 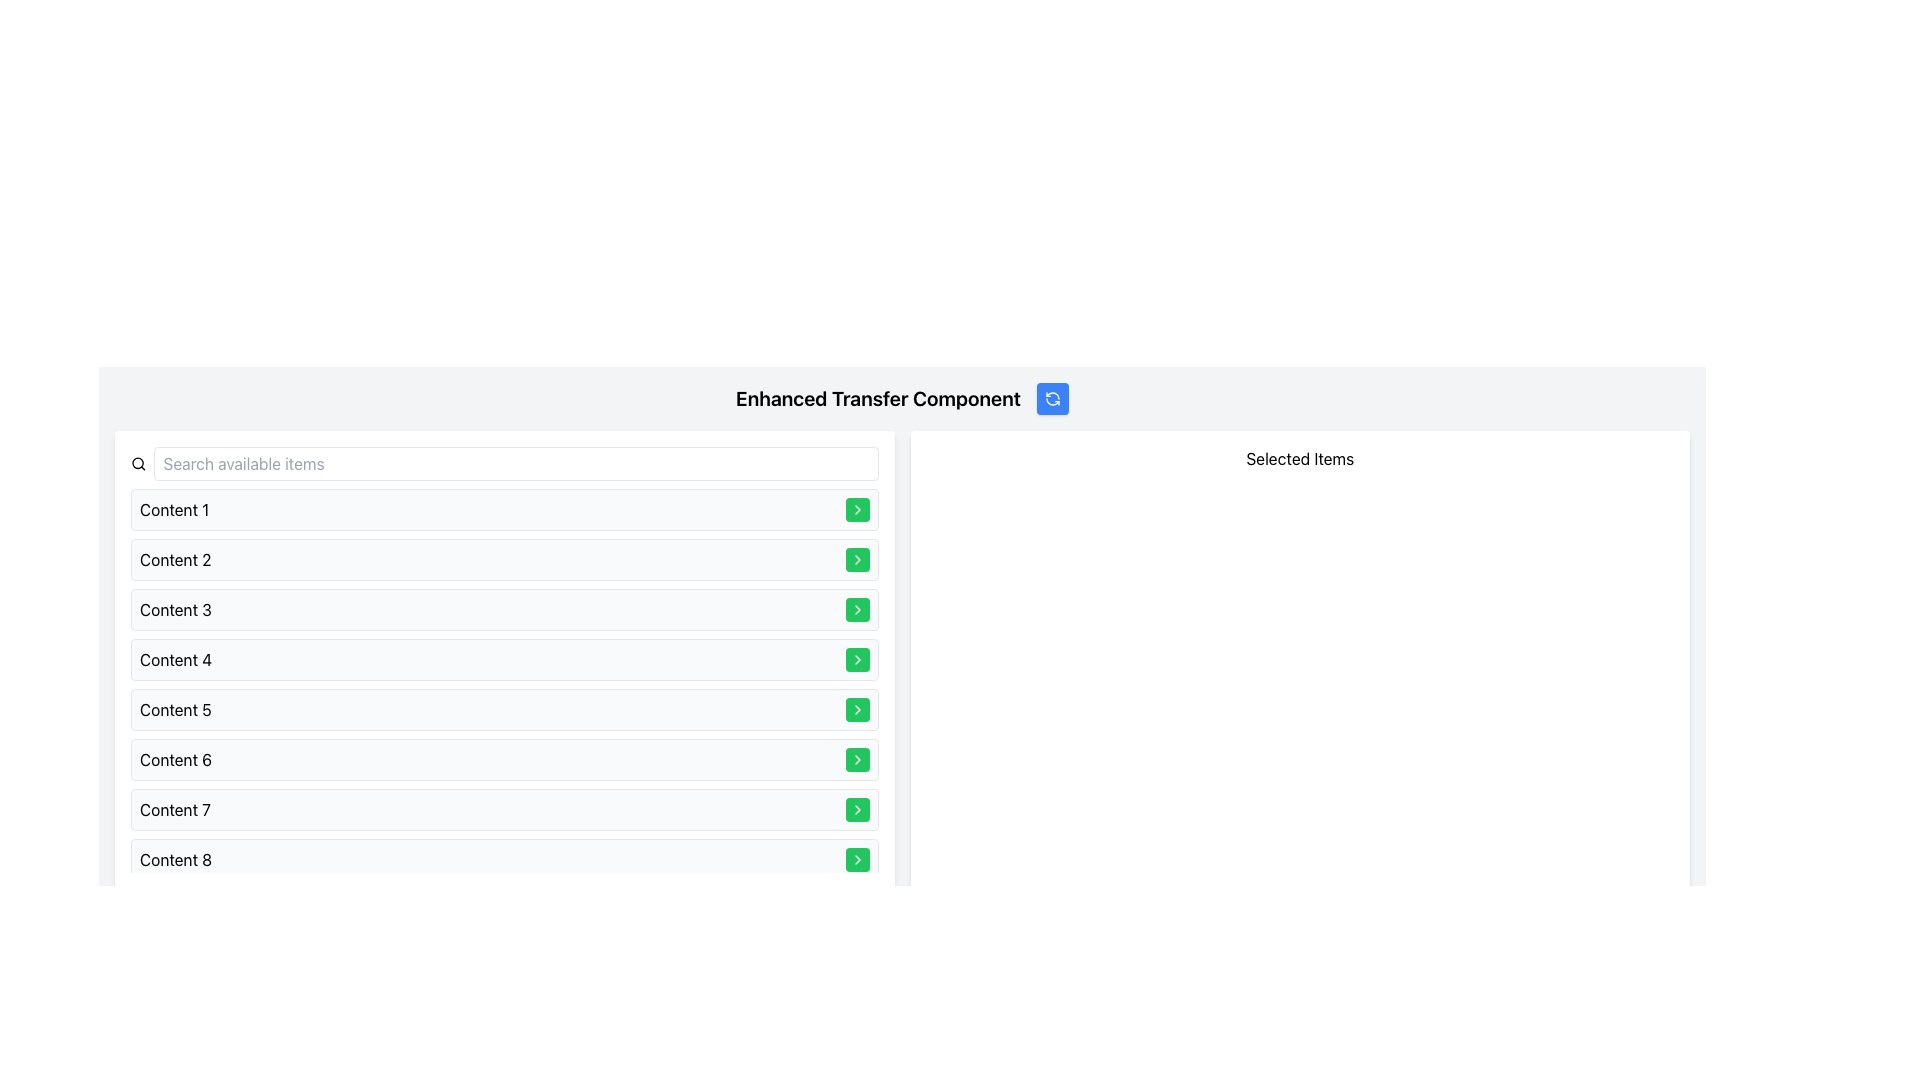 I want to click on the right-pointing chevron arrow icon with a green background located within a button-like element in the same row as 'Content 8' in the left panel, so click(x=857, y=659).